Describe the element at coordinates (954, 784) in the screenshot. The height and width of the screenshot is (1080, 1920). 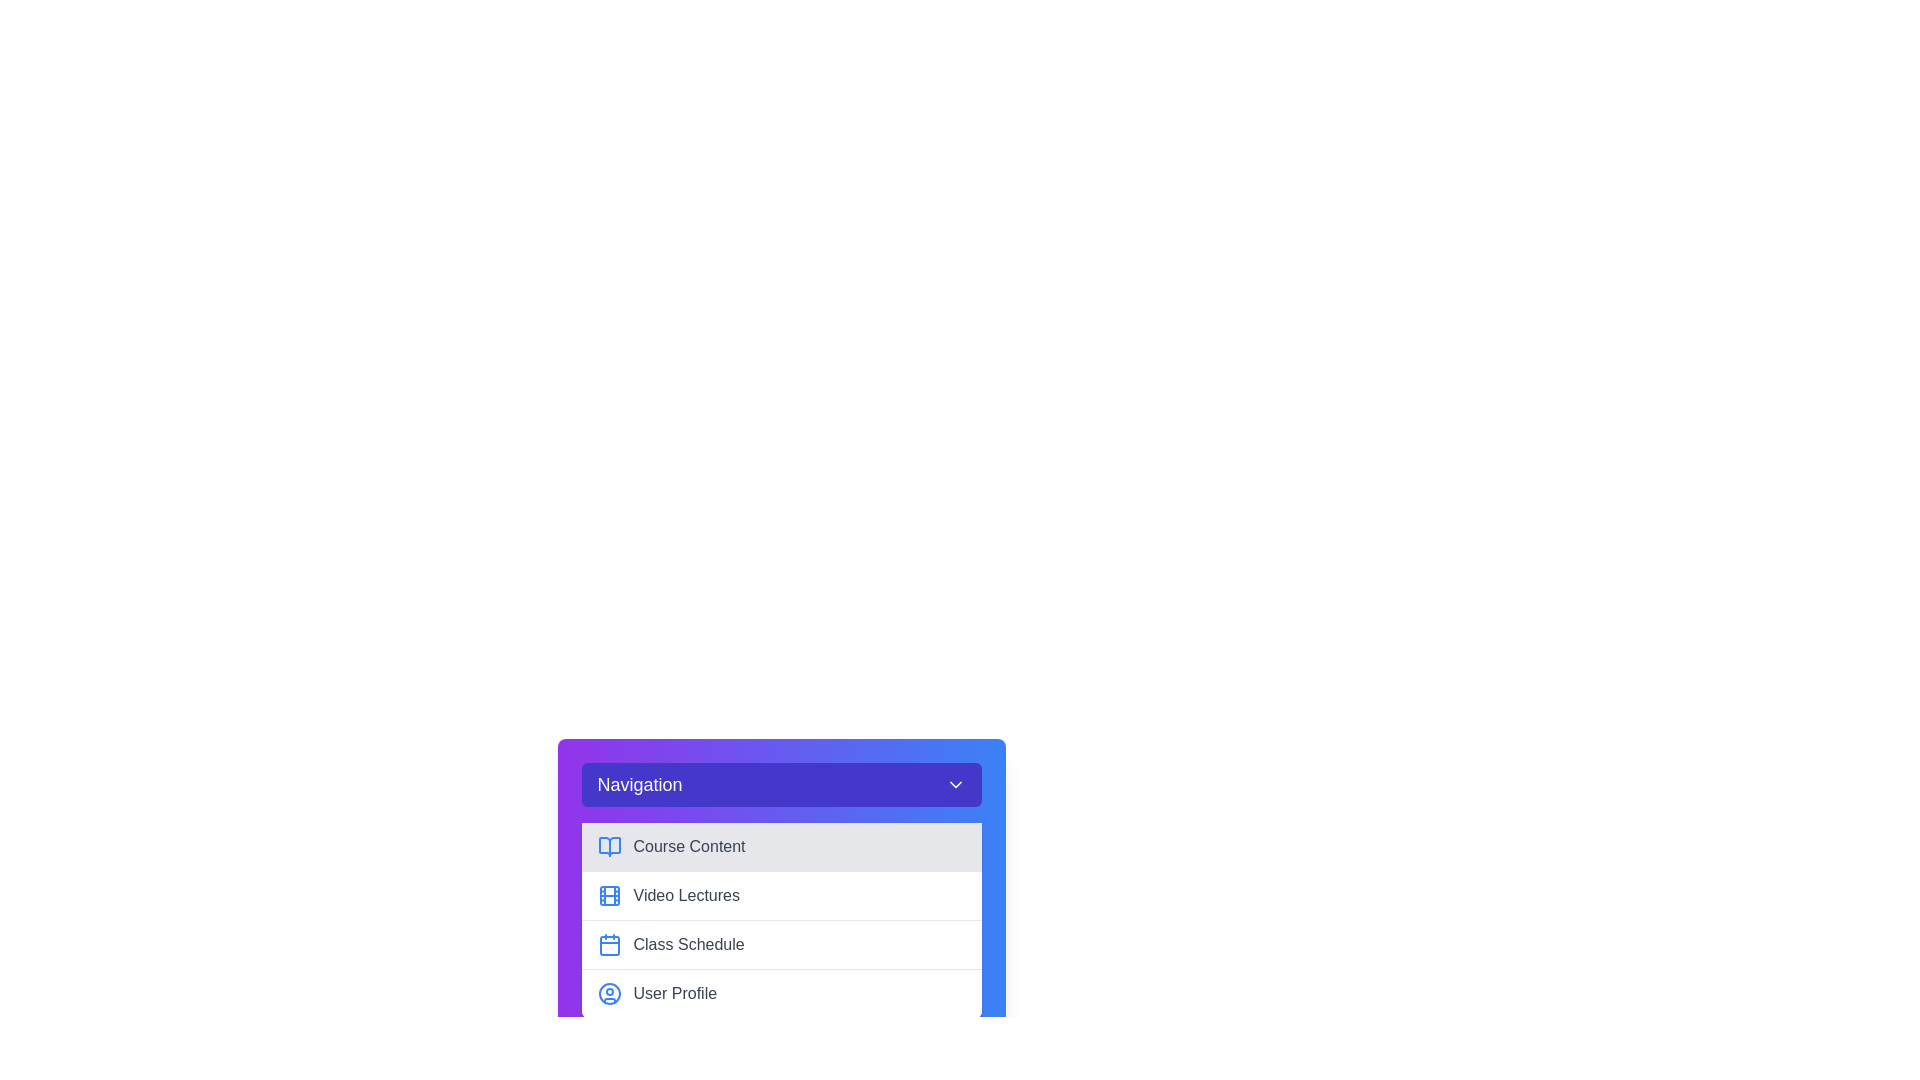
I see `the downward-pointing chevron icon in the purple header section labeled 'Navigation'` at that location.